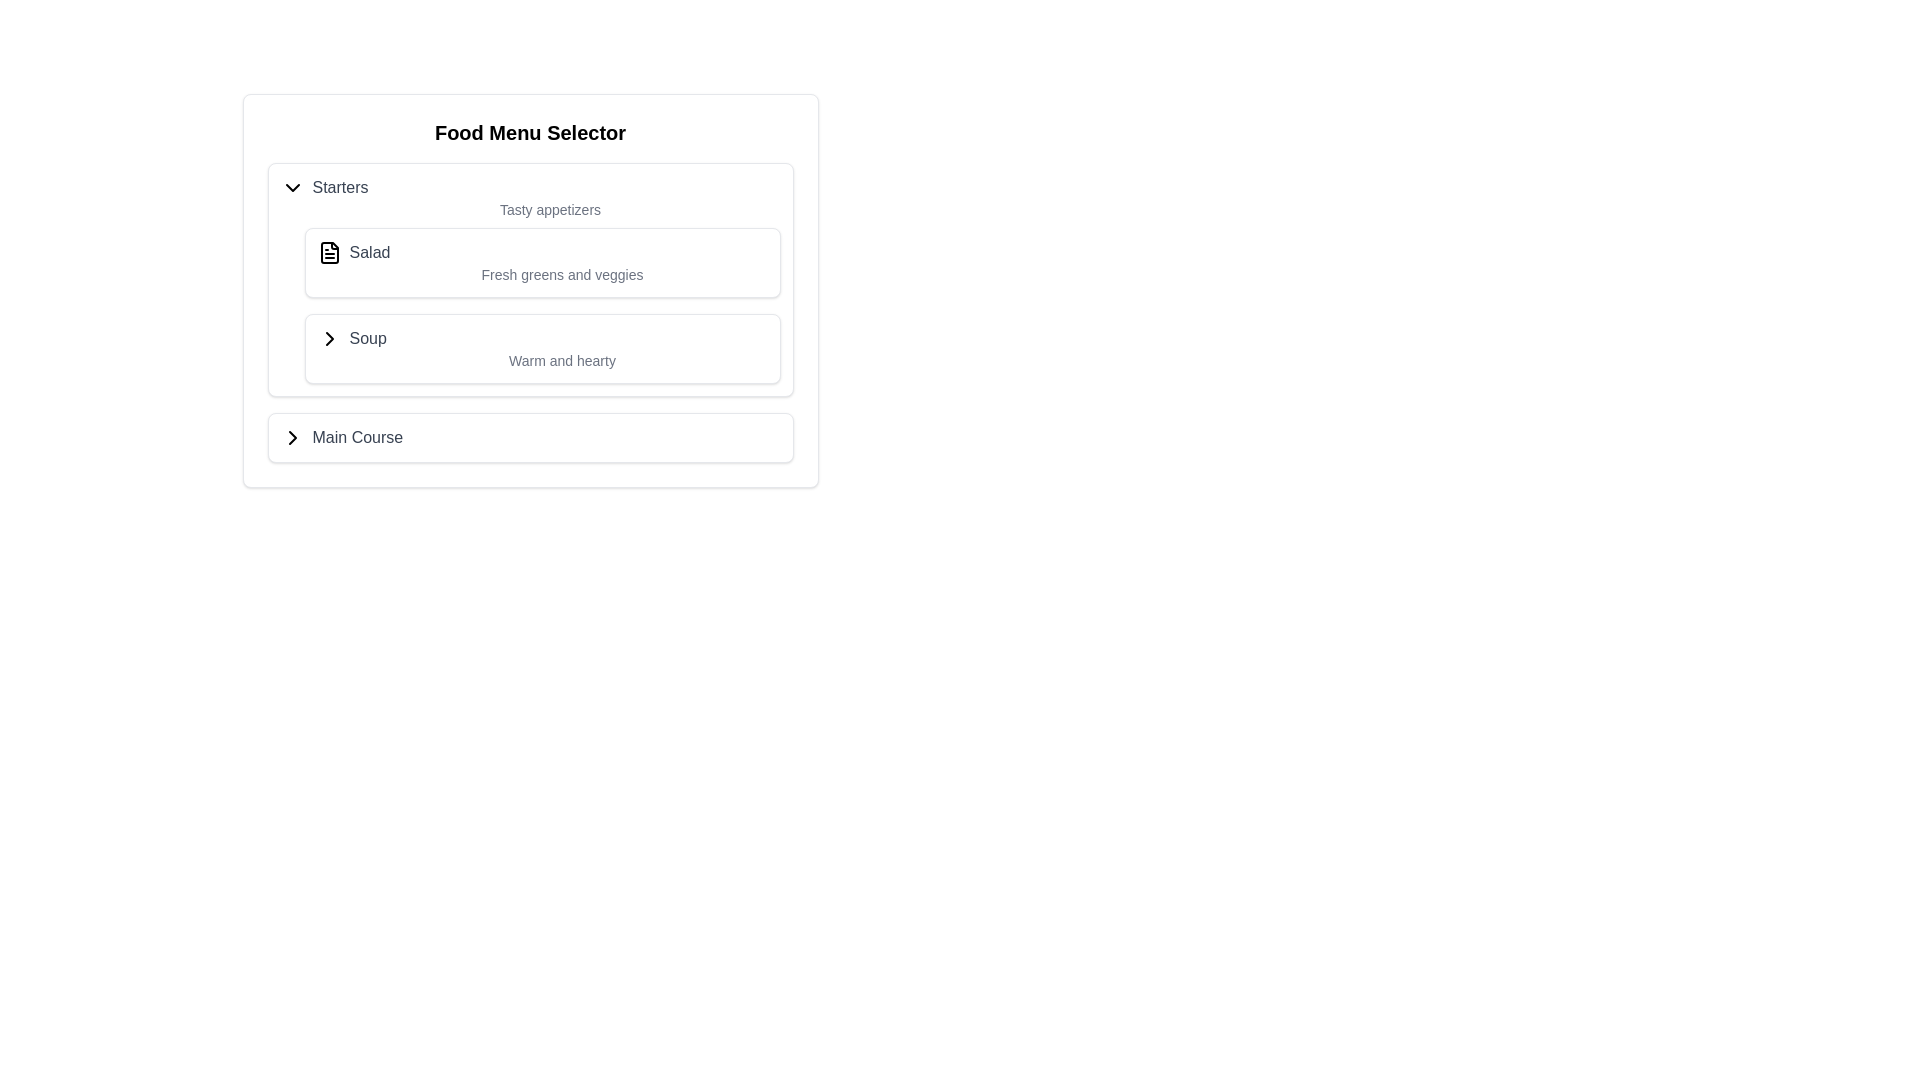  Describe the element at coordinates (530, 312) in the screenshot. I see `the 'Soup' selectable menu item, which is the third entry under the 'Food Menu Selector'` at that location.